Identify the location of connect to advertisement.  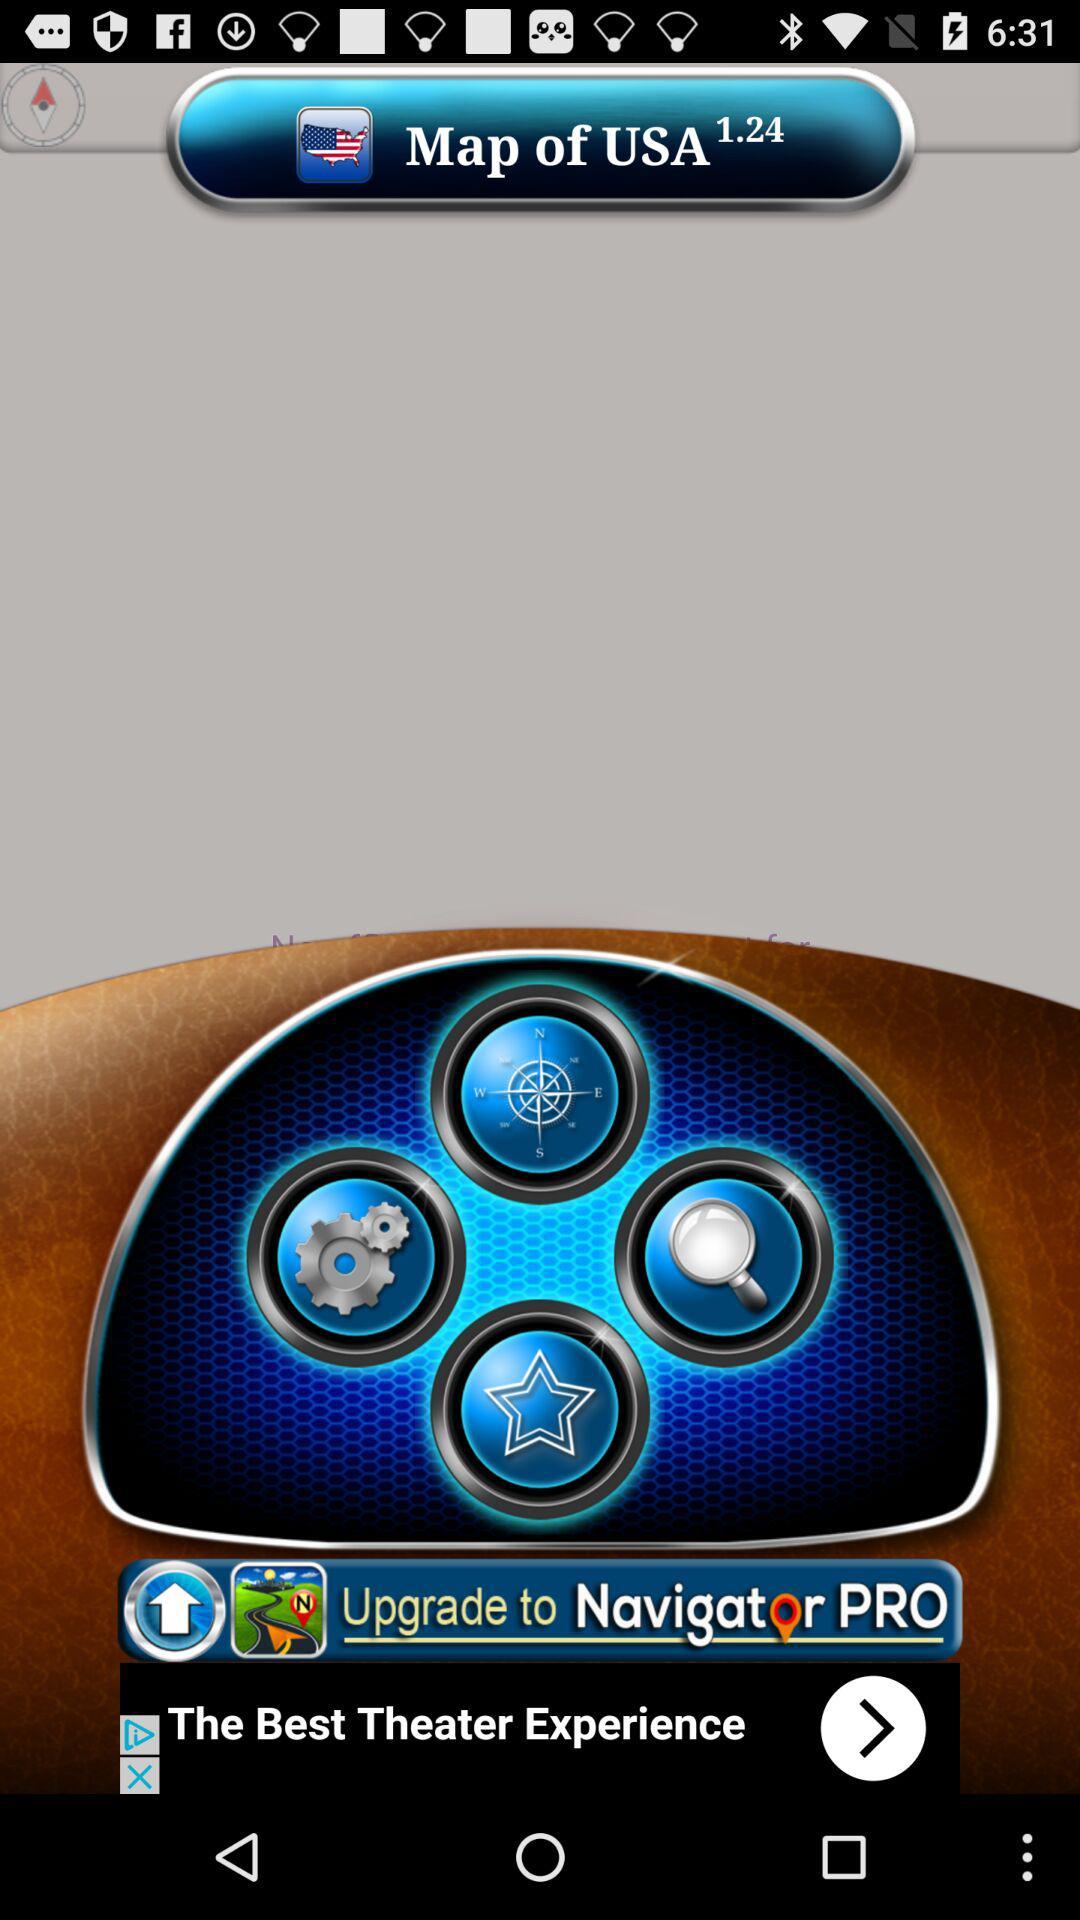
(540, 1727).